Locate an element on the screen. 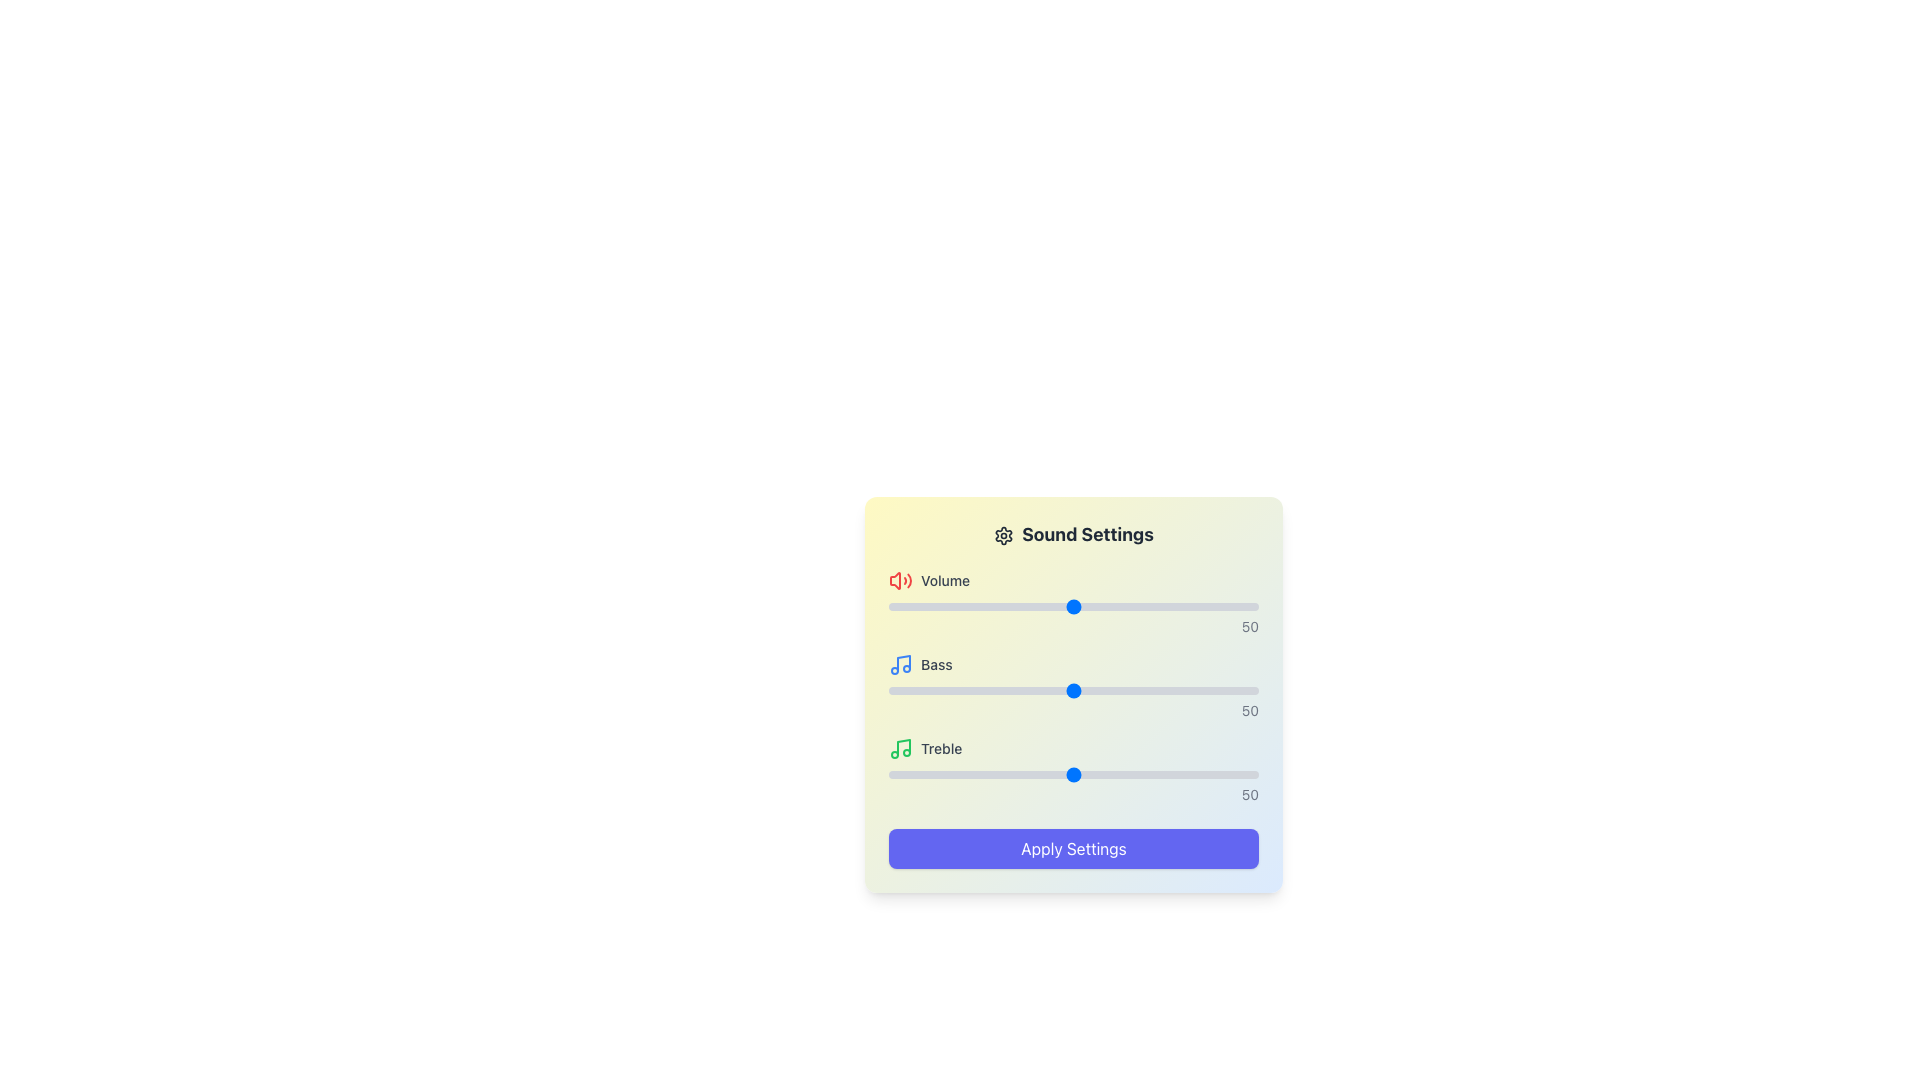  treble is located at coordinates (1192, 774).